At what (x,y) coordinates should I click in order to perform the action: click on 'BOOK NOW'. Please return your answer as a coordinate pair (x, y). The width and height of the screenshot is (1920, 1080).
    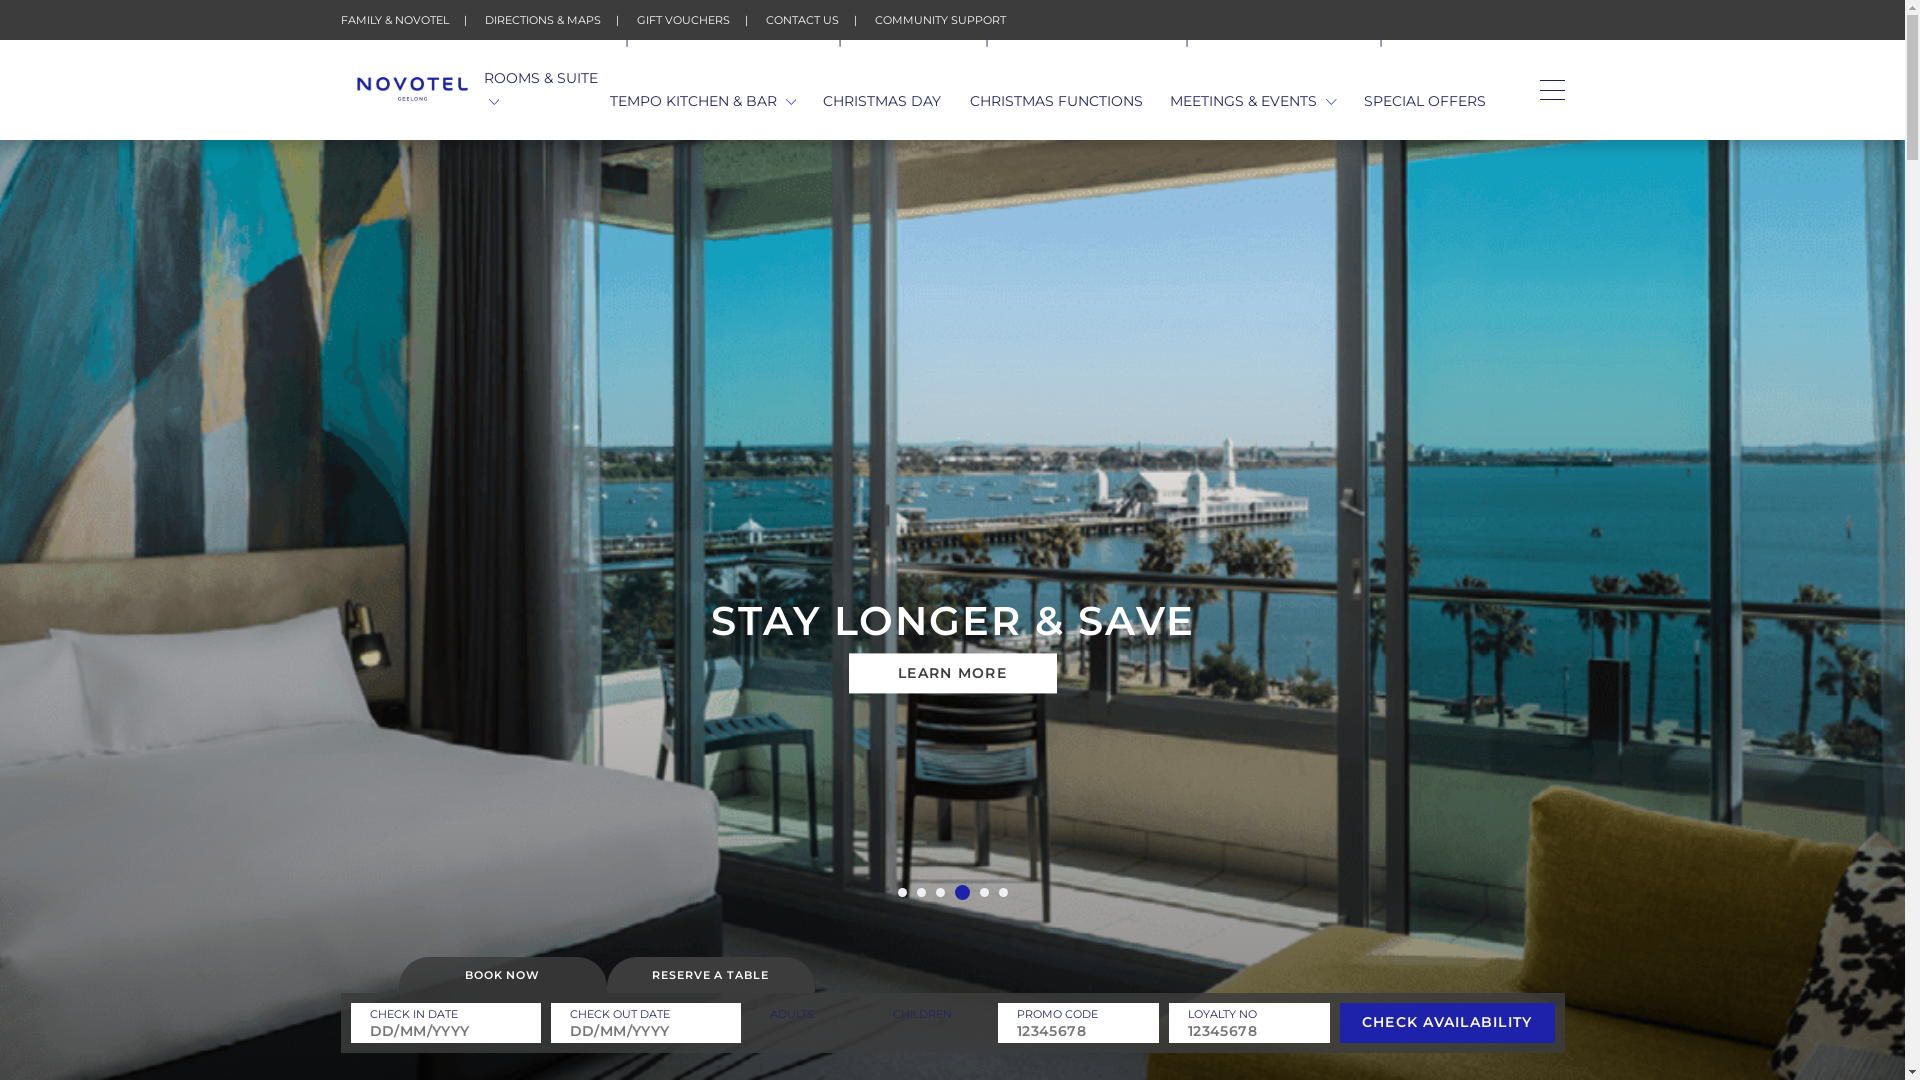
    Looking at the image, I should click on (398, 974).